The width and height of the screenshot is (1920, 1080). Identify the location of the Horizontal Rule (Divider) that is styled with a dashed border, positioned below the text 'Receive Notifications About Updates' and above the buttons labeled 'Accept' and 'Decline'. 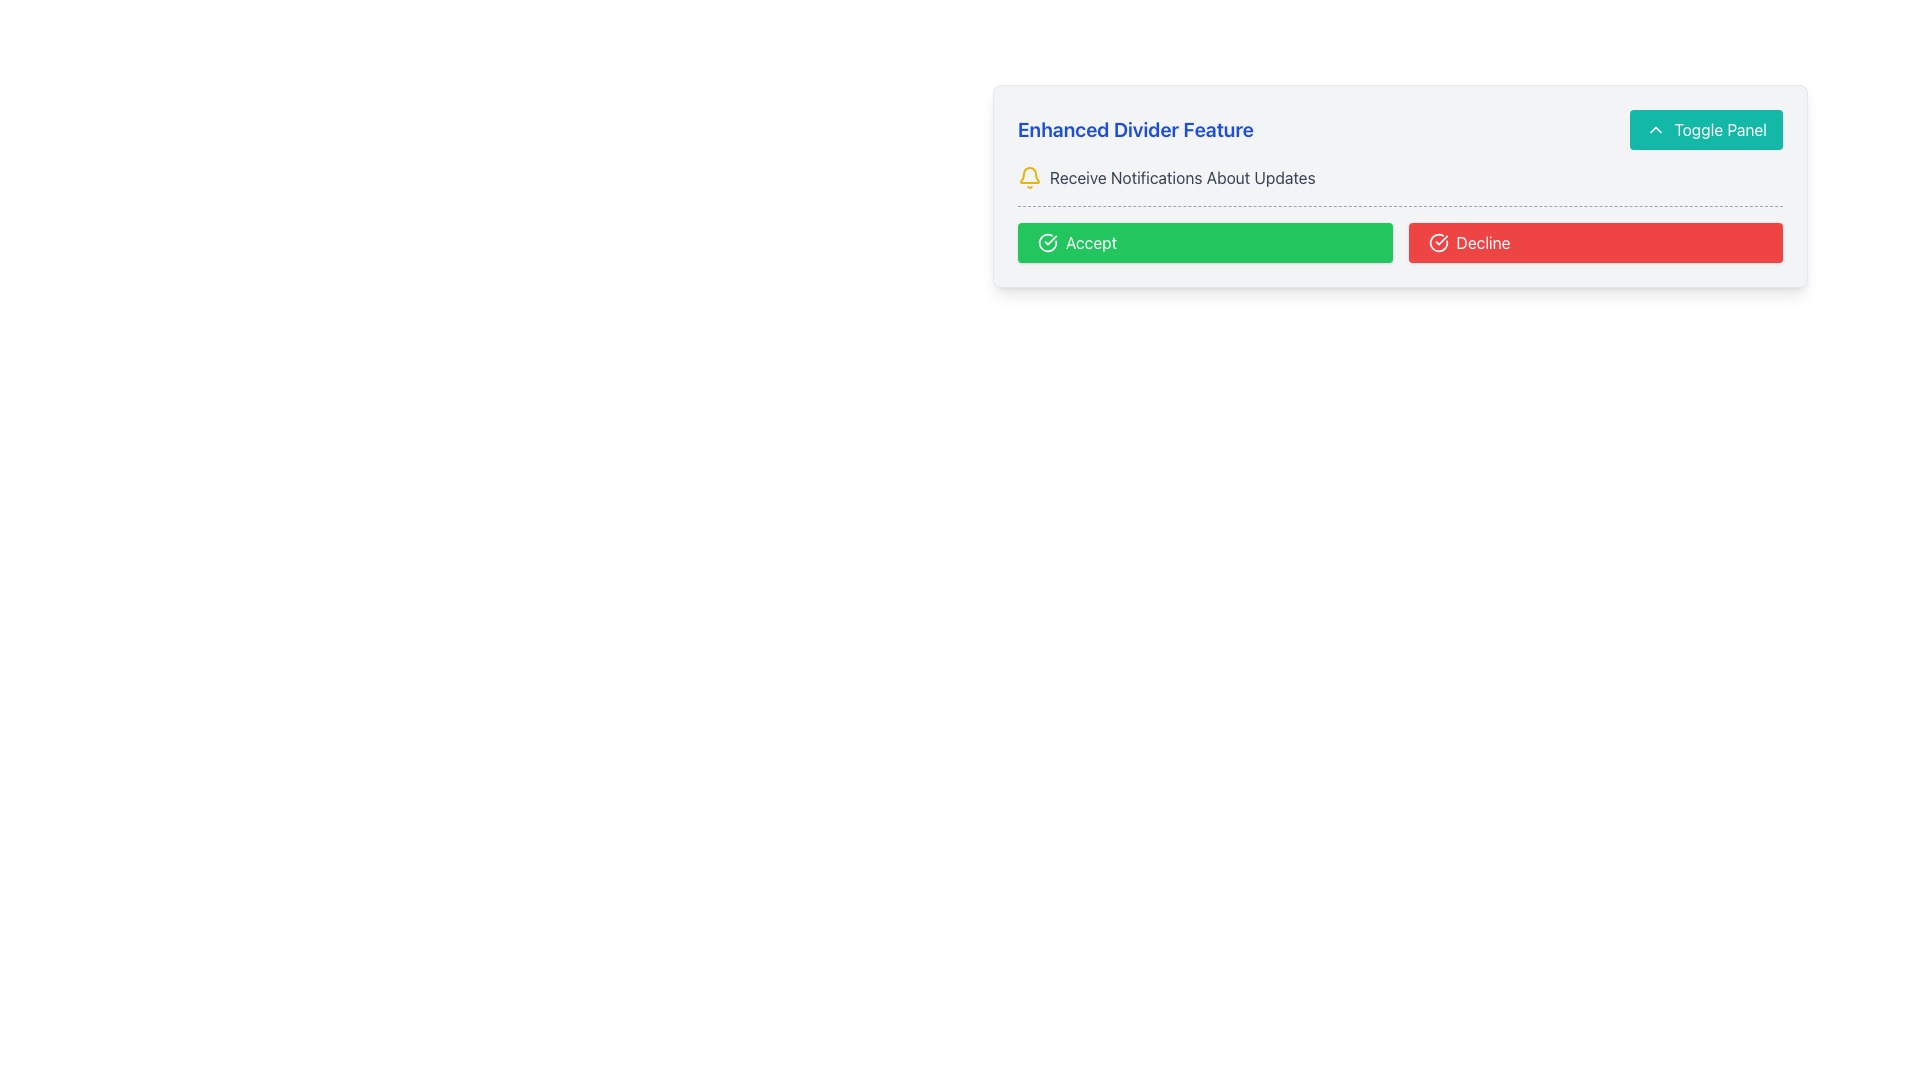
(1399, 206).